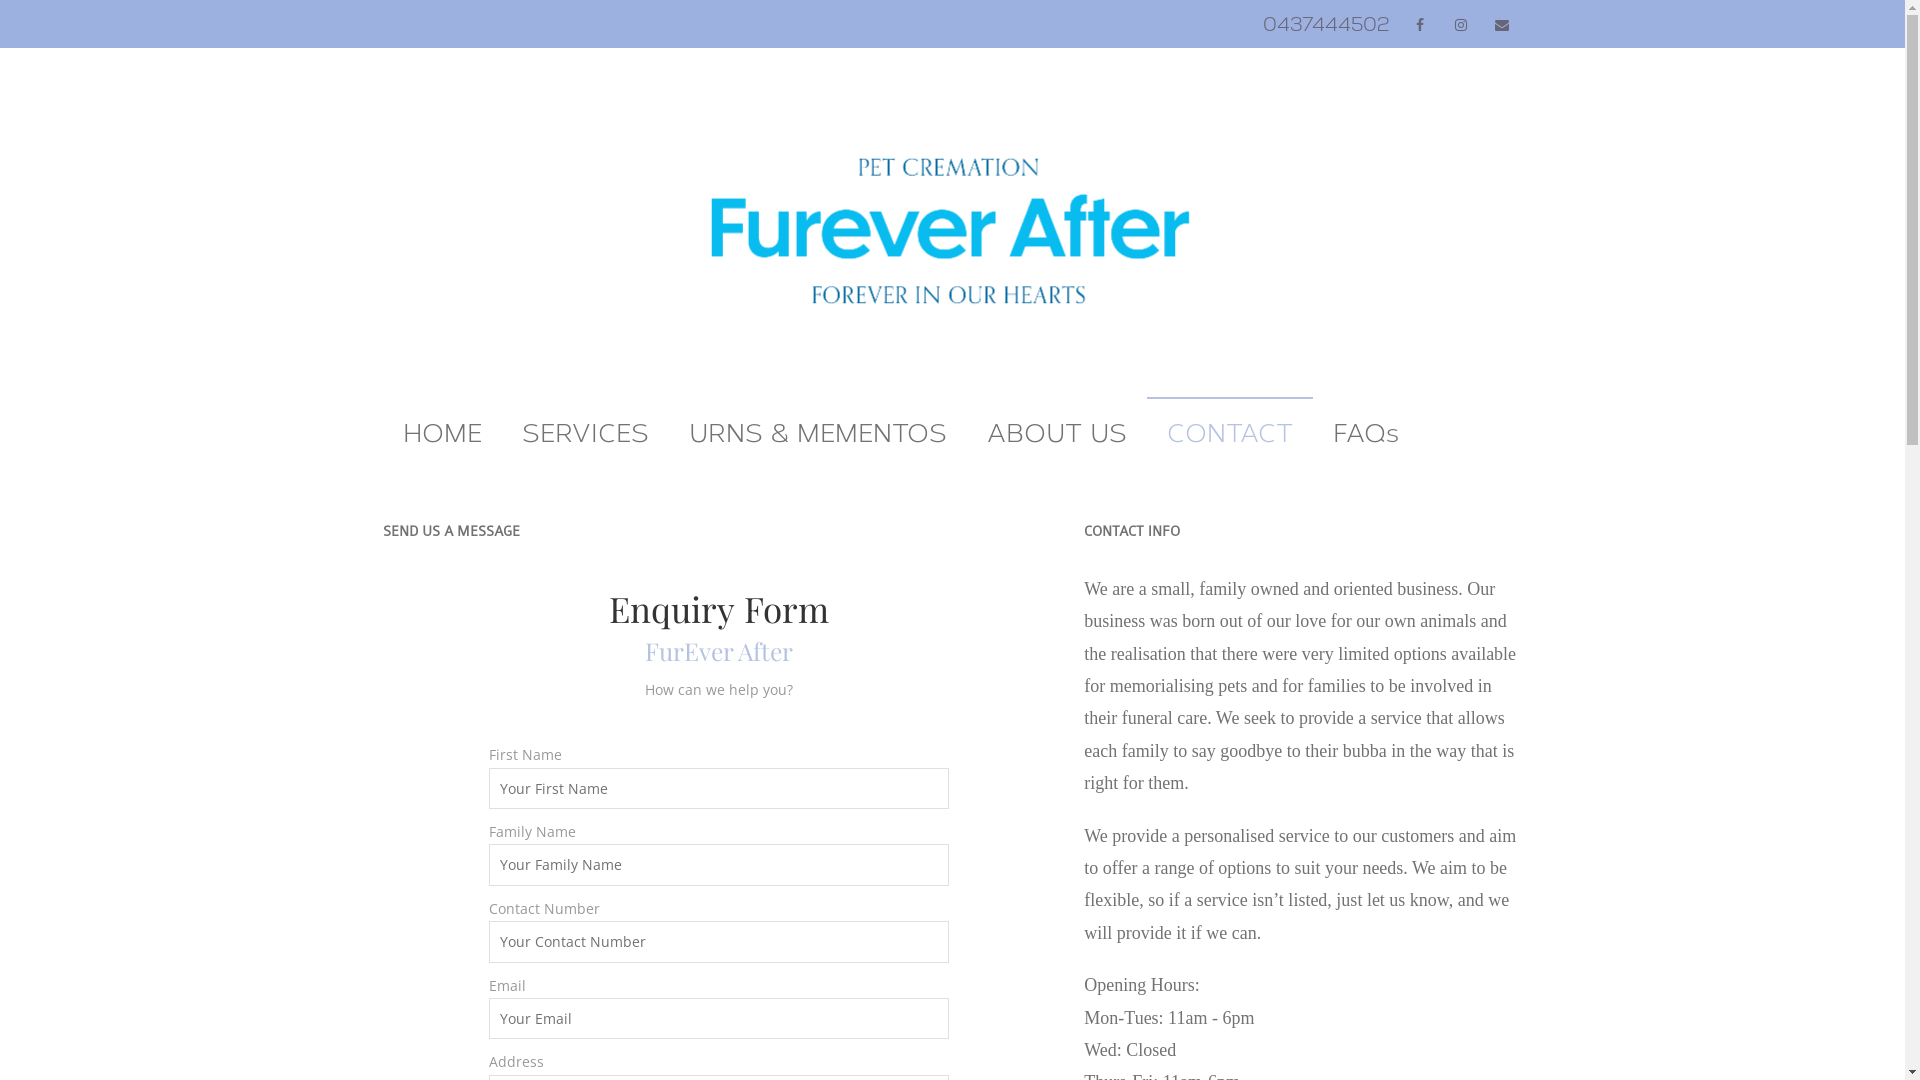  I want to click on 'CONTACT', so click(1227, 432).